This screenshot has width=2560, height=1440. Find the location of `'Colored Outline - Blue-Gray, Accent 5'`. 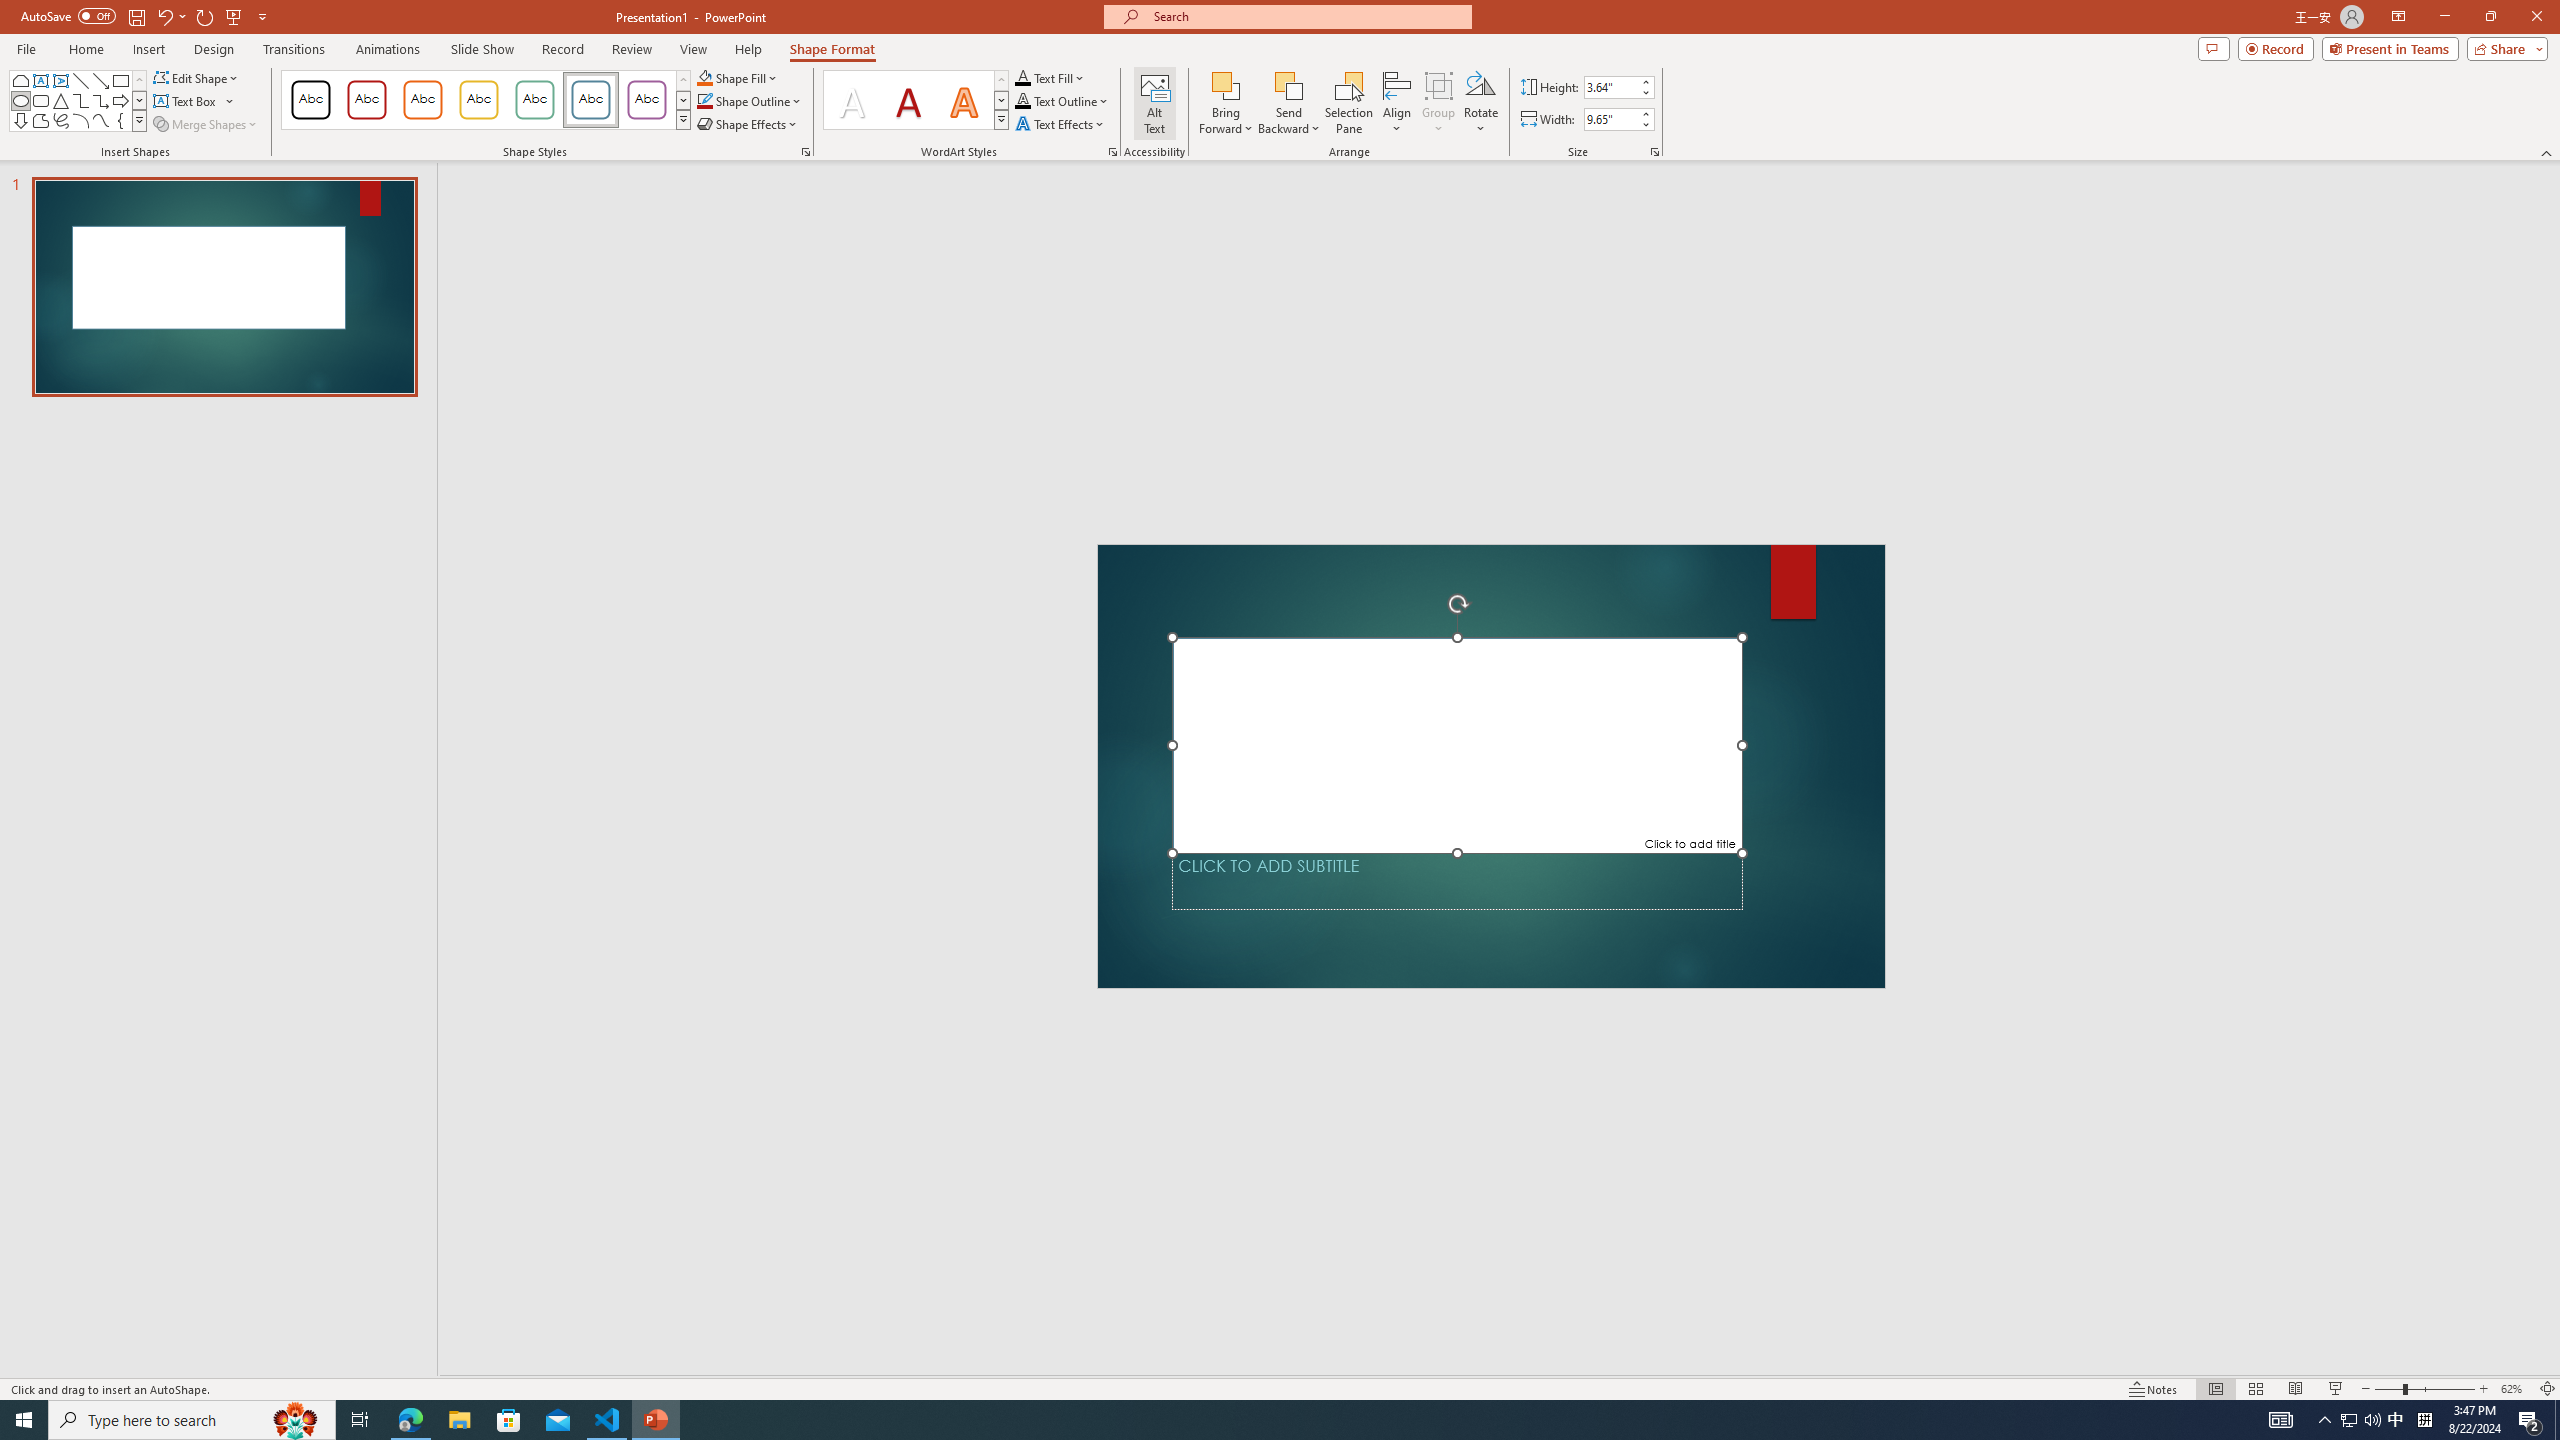

'Colored Outline - Blue-Gray, Accent 5' is located at coordinates (591, 99).